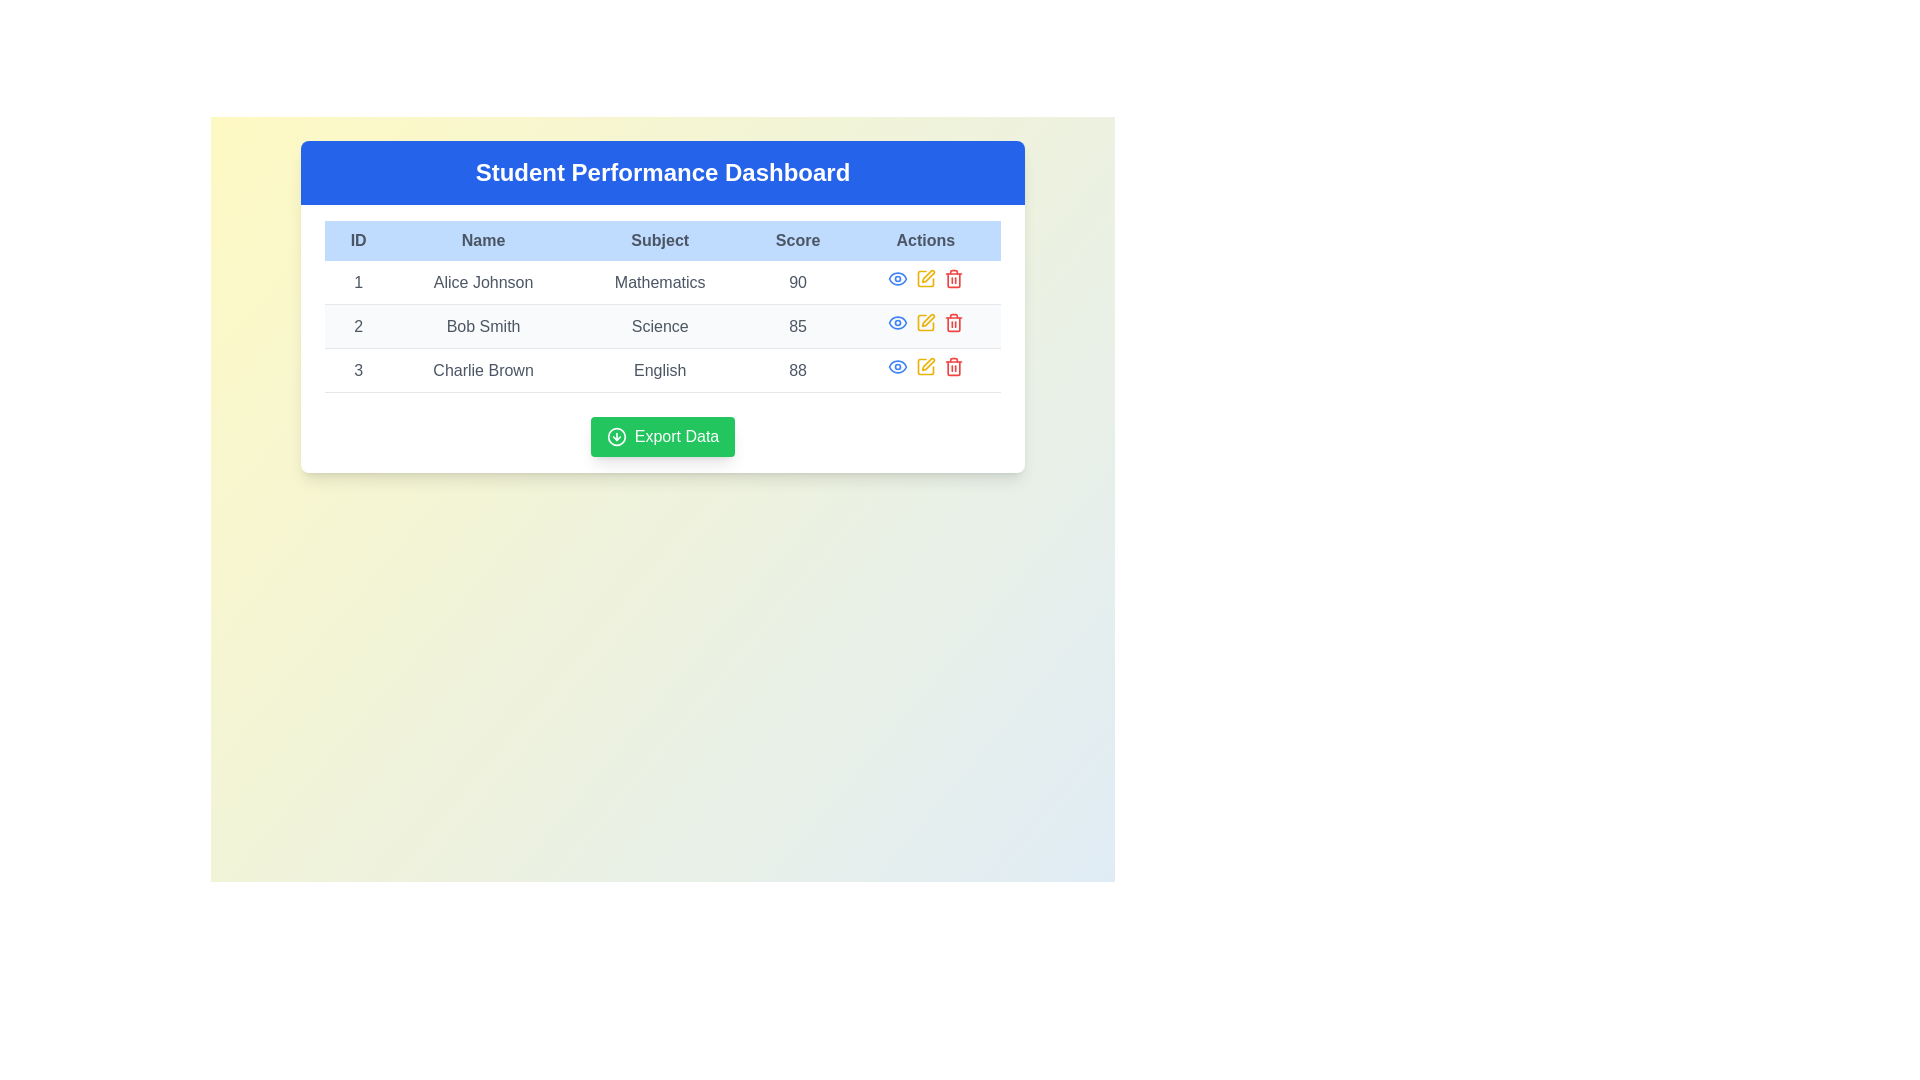 The image size is (1920, 1080). Describe the element at coordinates (797, 370) in the screenshot. I see `the text '88' in the 'Score' column of the third row labeled '3 - Charlie Brown - English' in the performance dashboard` at that location.